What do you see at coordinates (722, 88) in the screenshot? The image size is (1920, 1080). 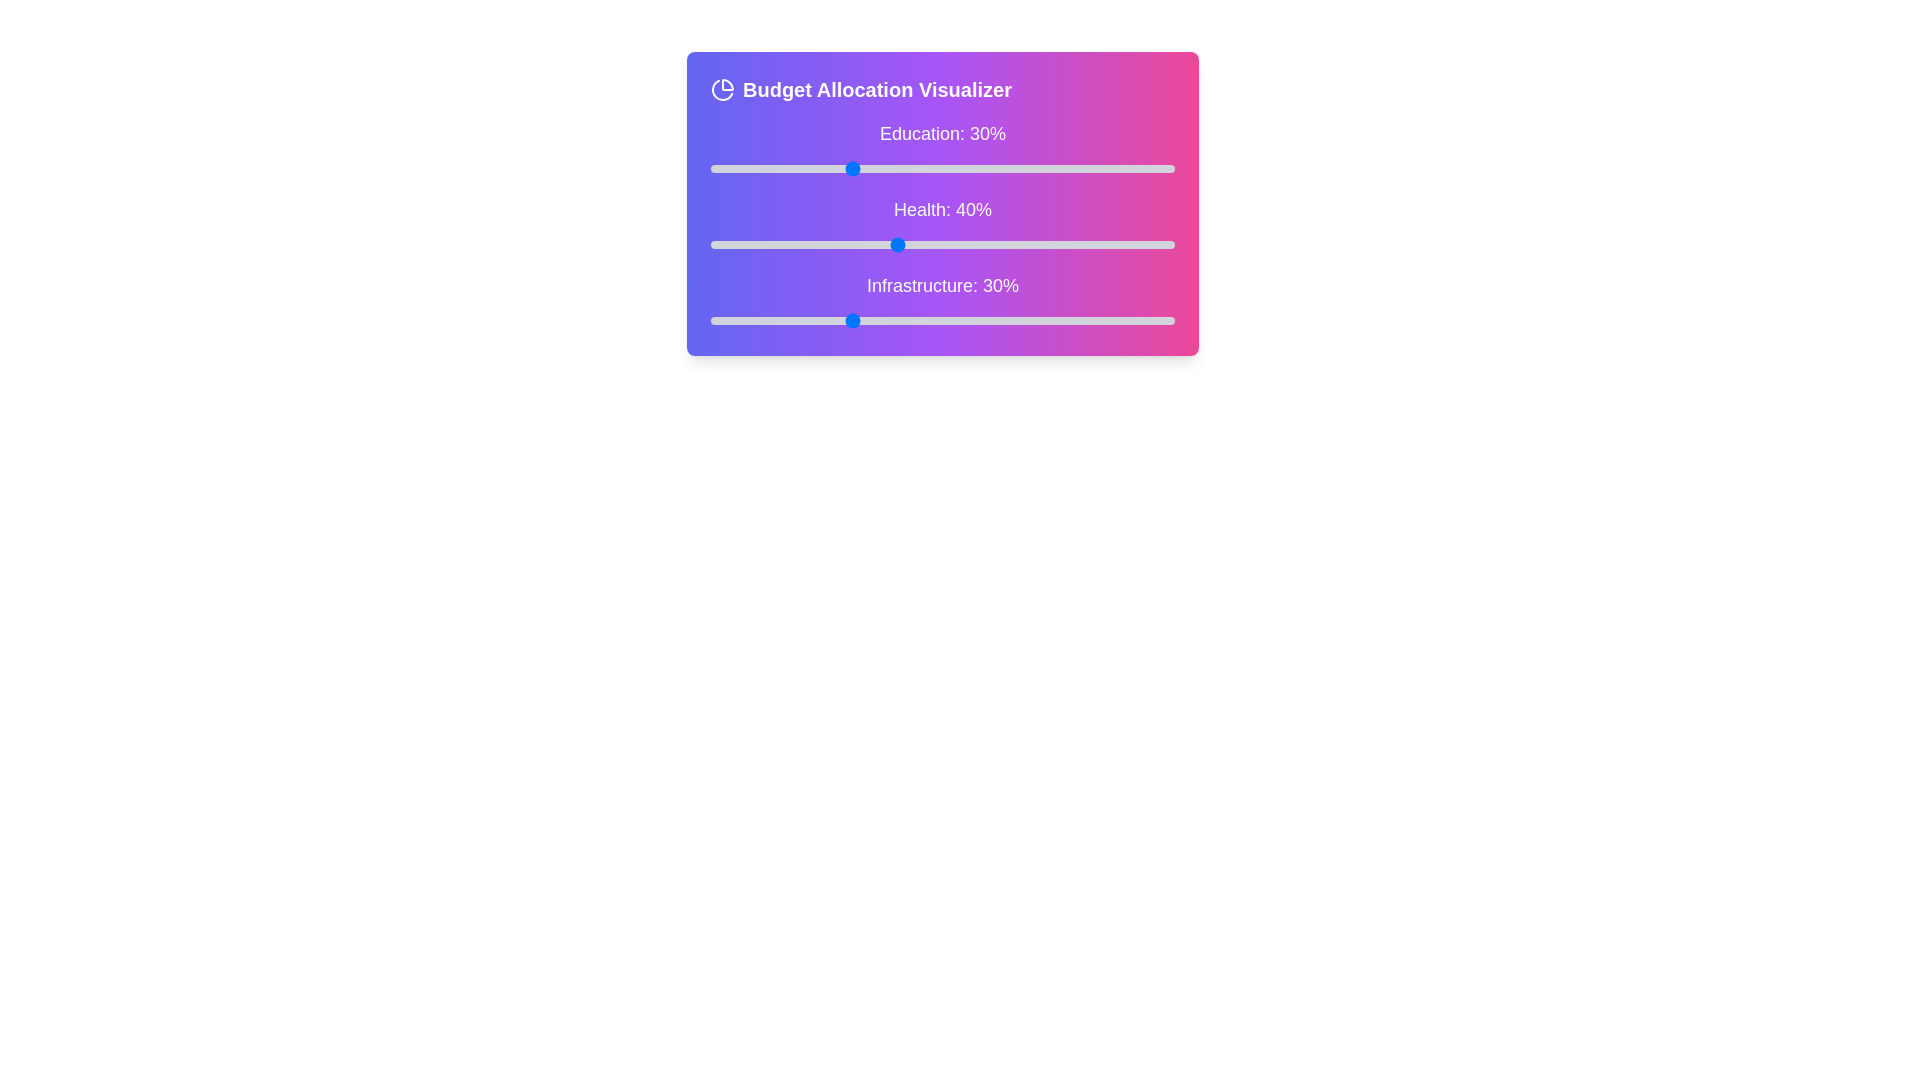 I see `the decorative icon representing budget division located to the left of the 'Budget Allocation Visualizer' text` at bounding box center [722, 88].